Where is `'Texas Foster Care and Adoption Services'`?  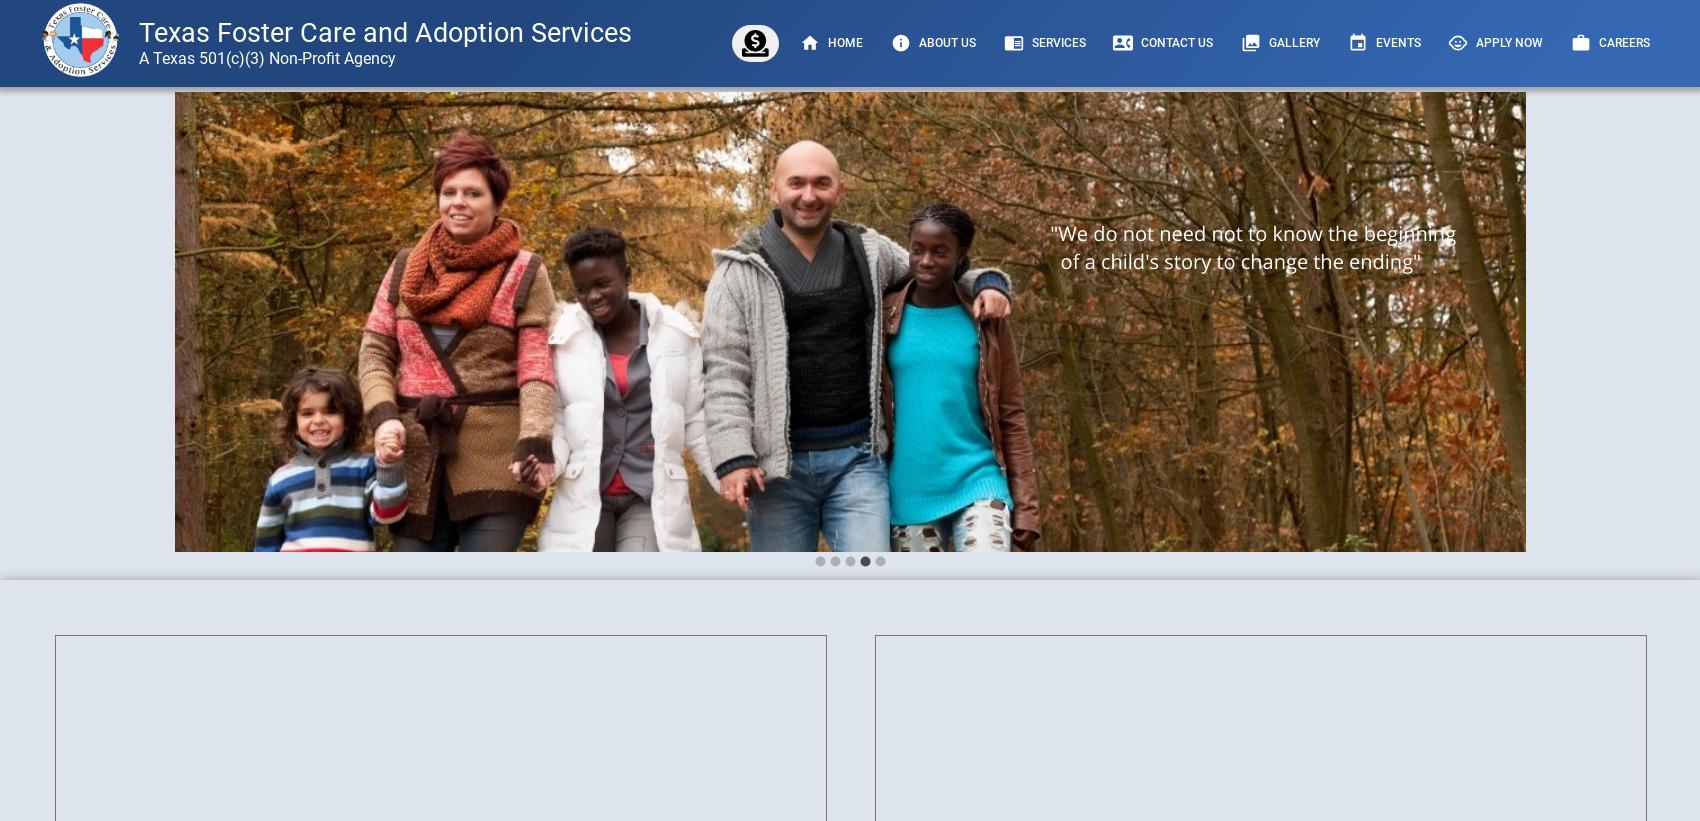
'Texas Foster Care and Adoption Services' is located at coordinates (383, 31).